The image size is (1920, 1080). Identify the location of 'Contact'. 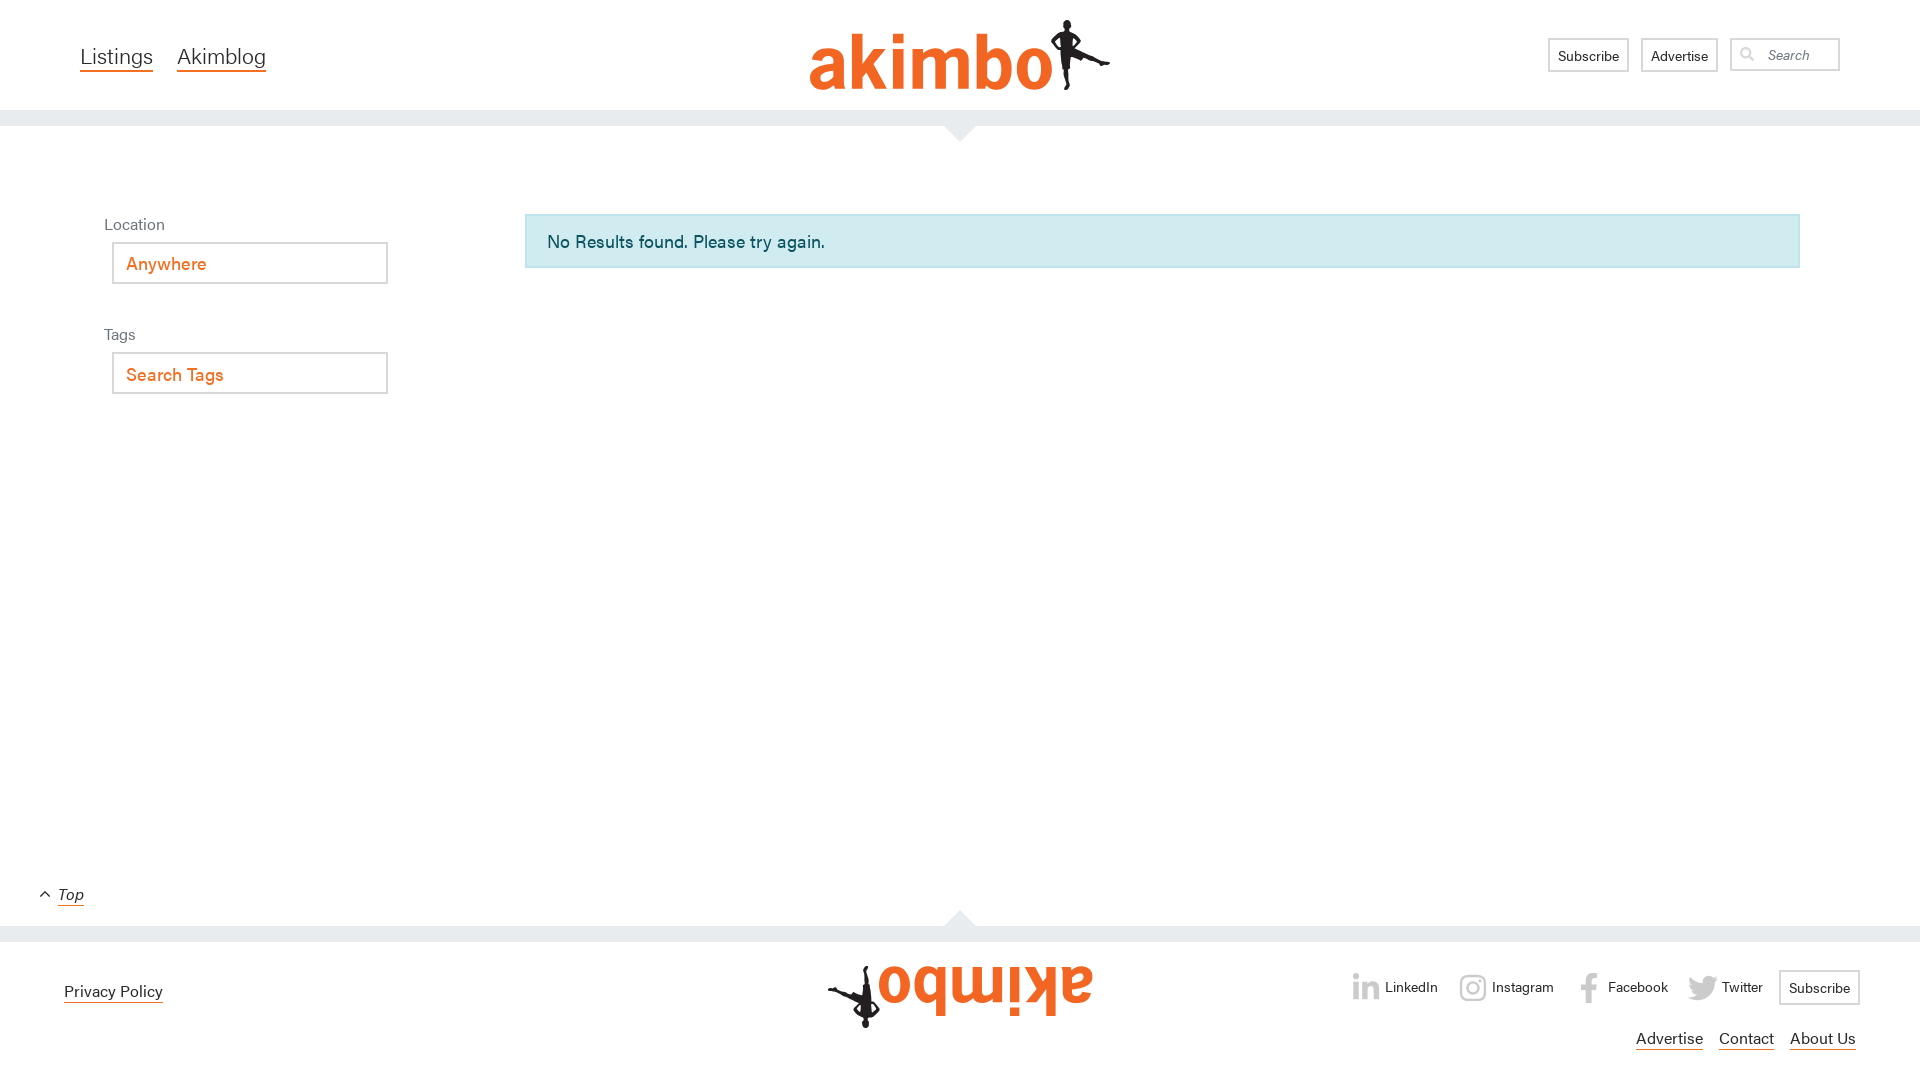
(1745, 1036).